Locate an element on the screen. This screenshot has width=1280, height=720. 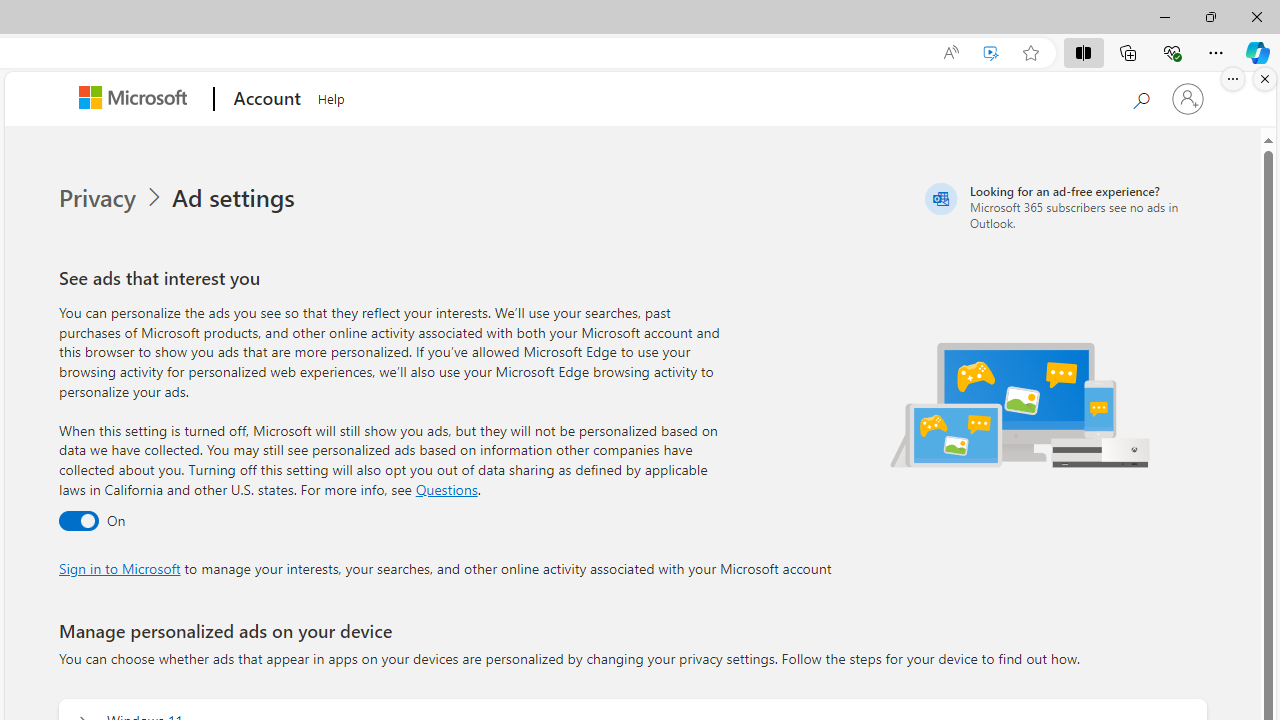
'Read aloud this page (Ctrl+Shift+U)' is located at coordinates (950, 52).